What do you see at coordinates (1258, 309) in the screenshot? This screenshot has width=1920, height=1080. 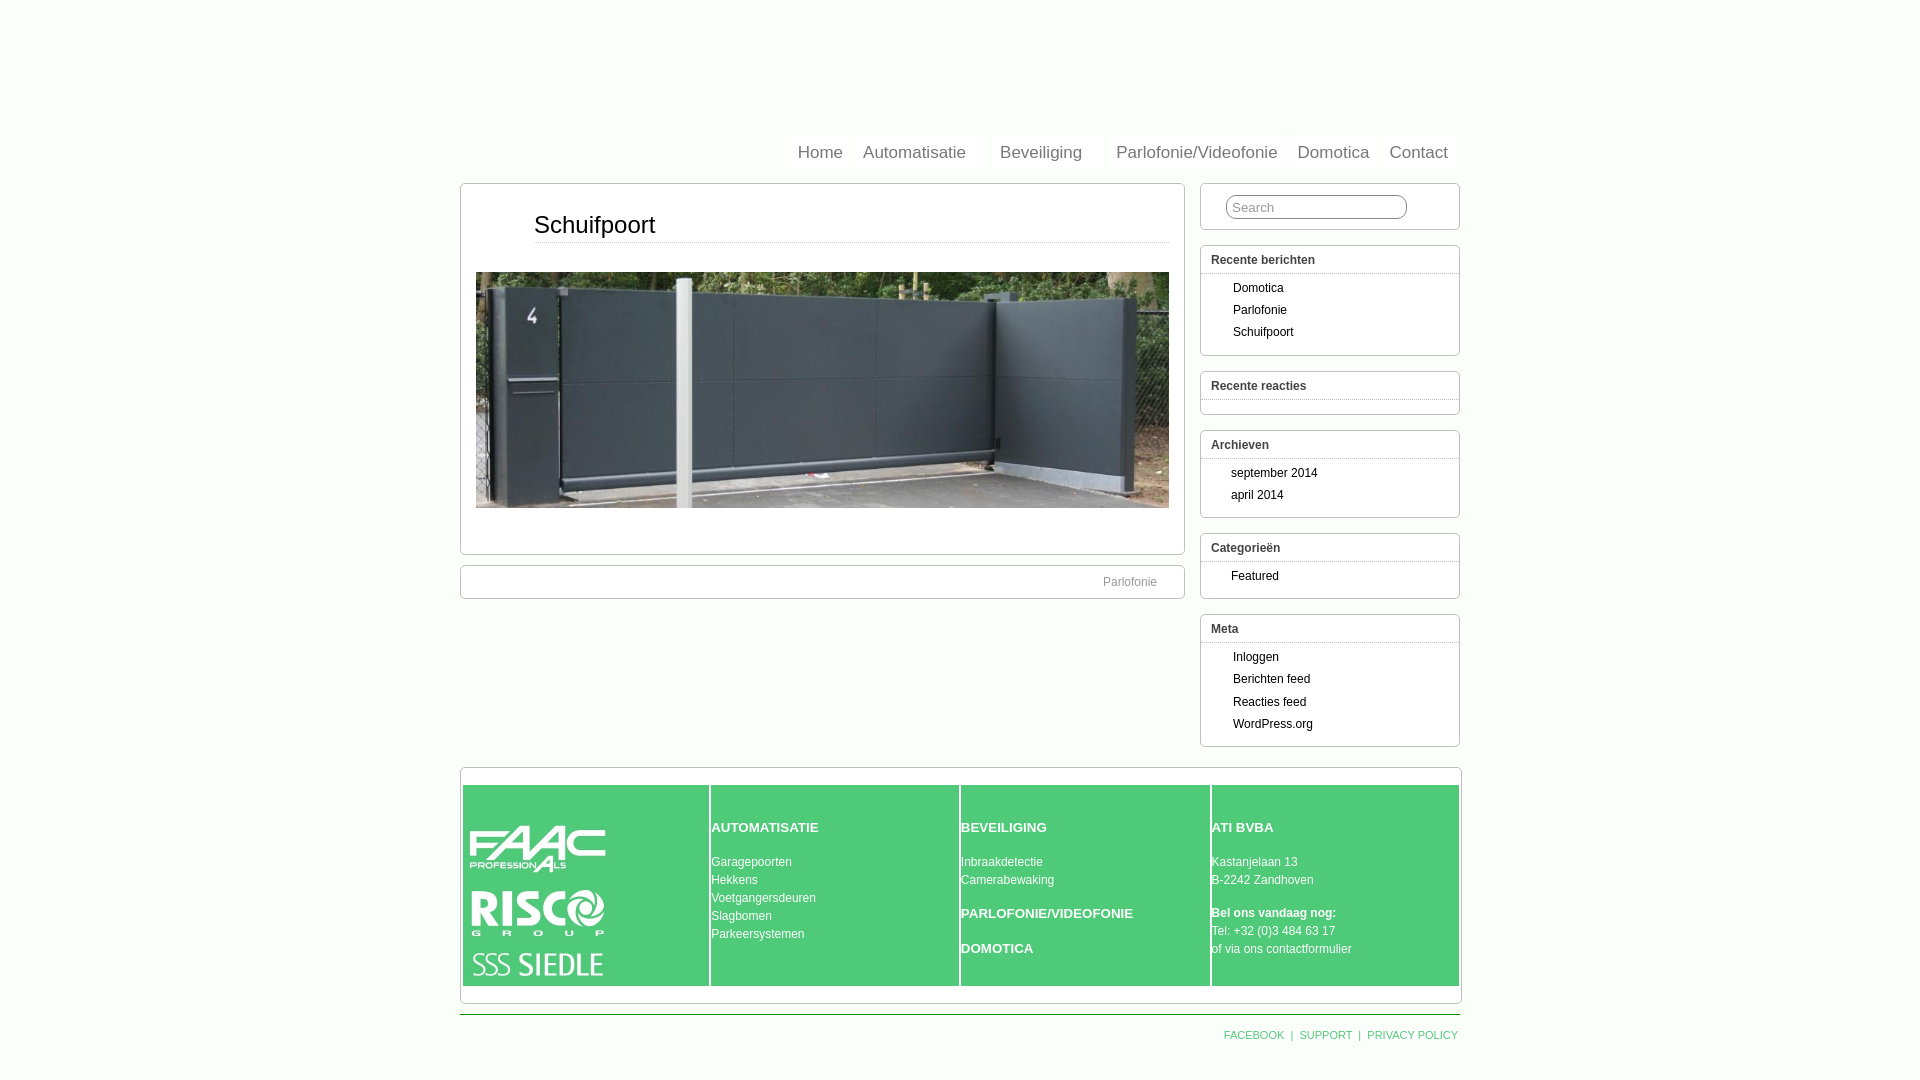 I see `'Parlofonie'` at bounding box center [1258, 309].